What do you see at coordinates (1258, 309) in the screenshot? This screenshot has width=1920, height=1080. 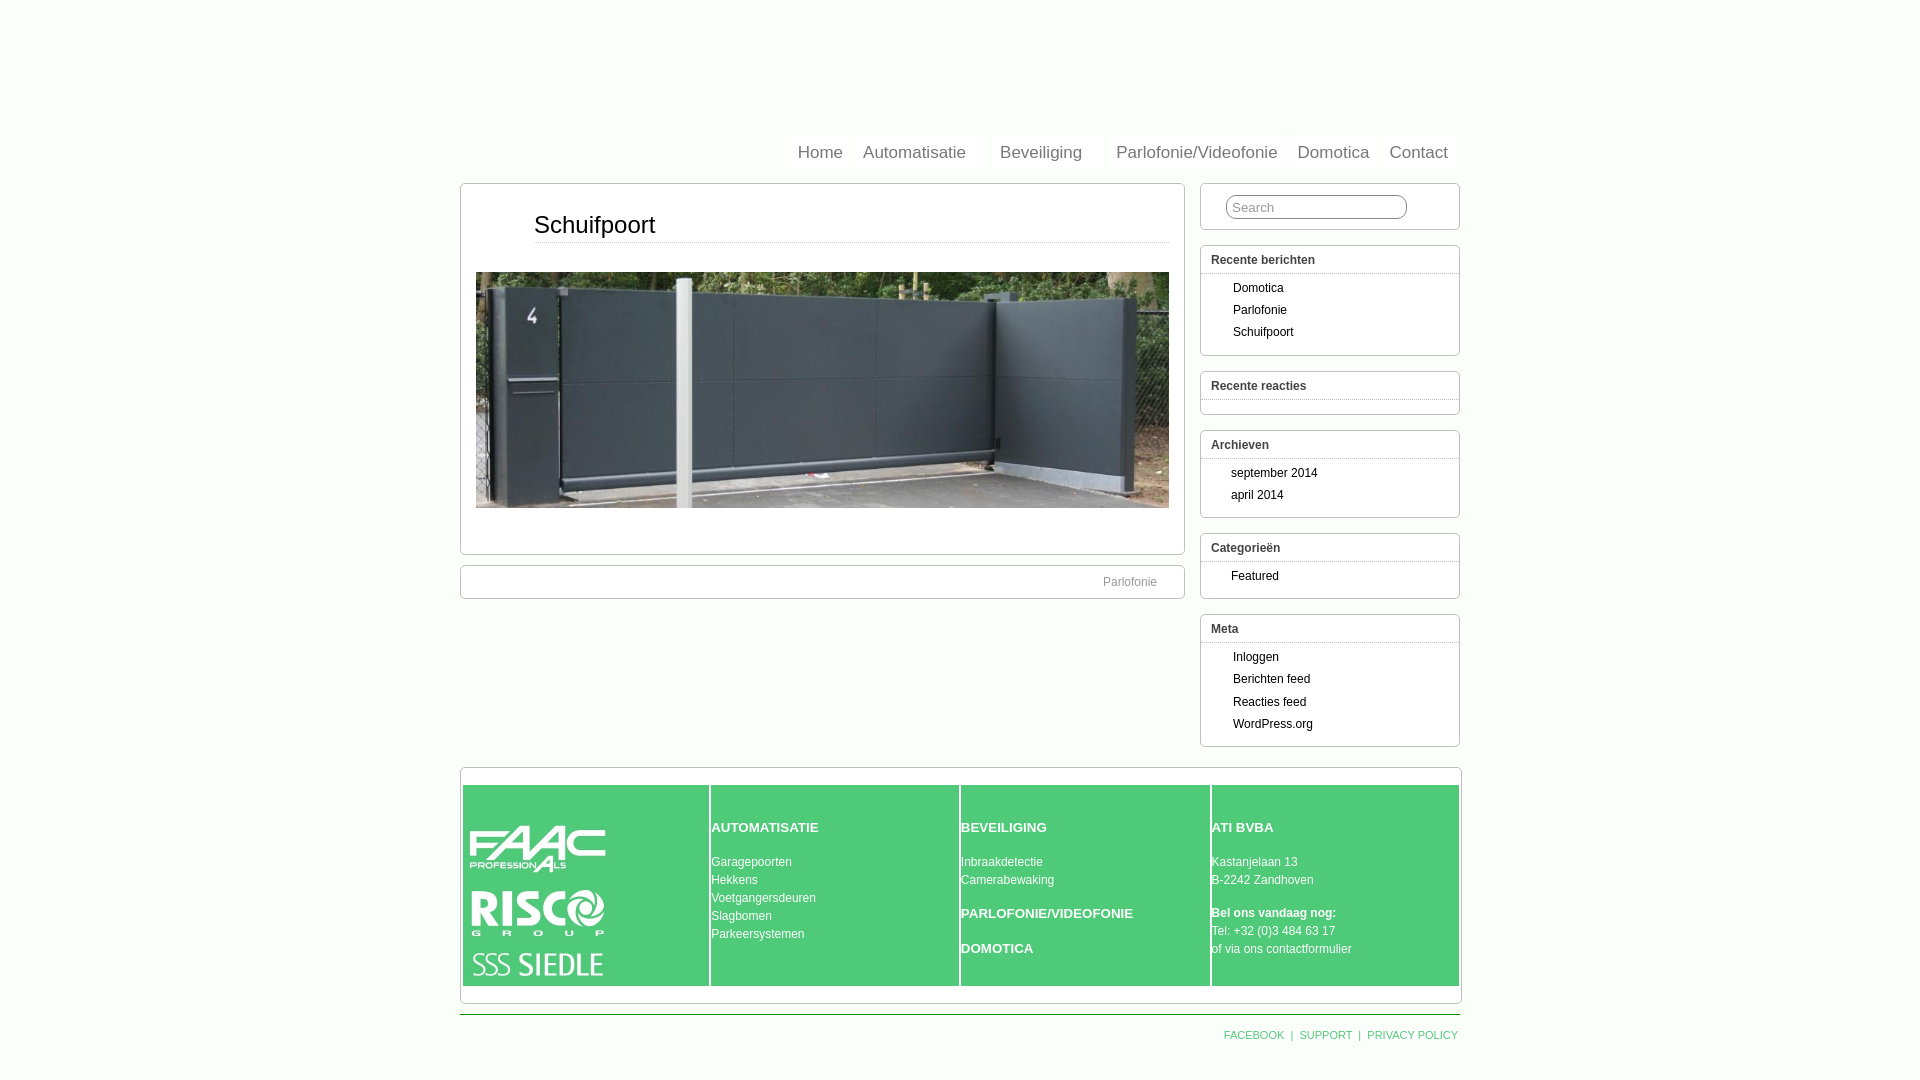 I see `'Parlofonie'` at bounding box center [1258, 309].